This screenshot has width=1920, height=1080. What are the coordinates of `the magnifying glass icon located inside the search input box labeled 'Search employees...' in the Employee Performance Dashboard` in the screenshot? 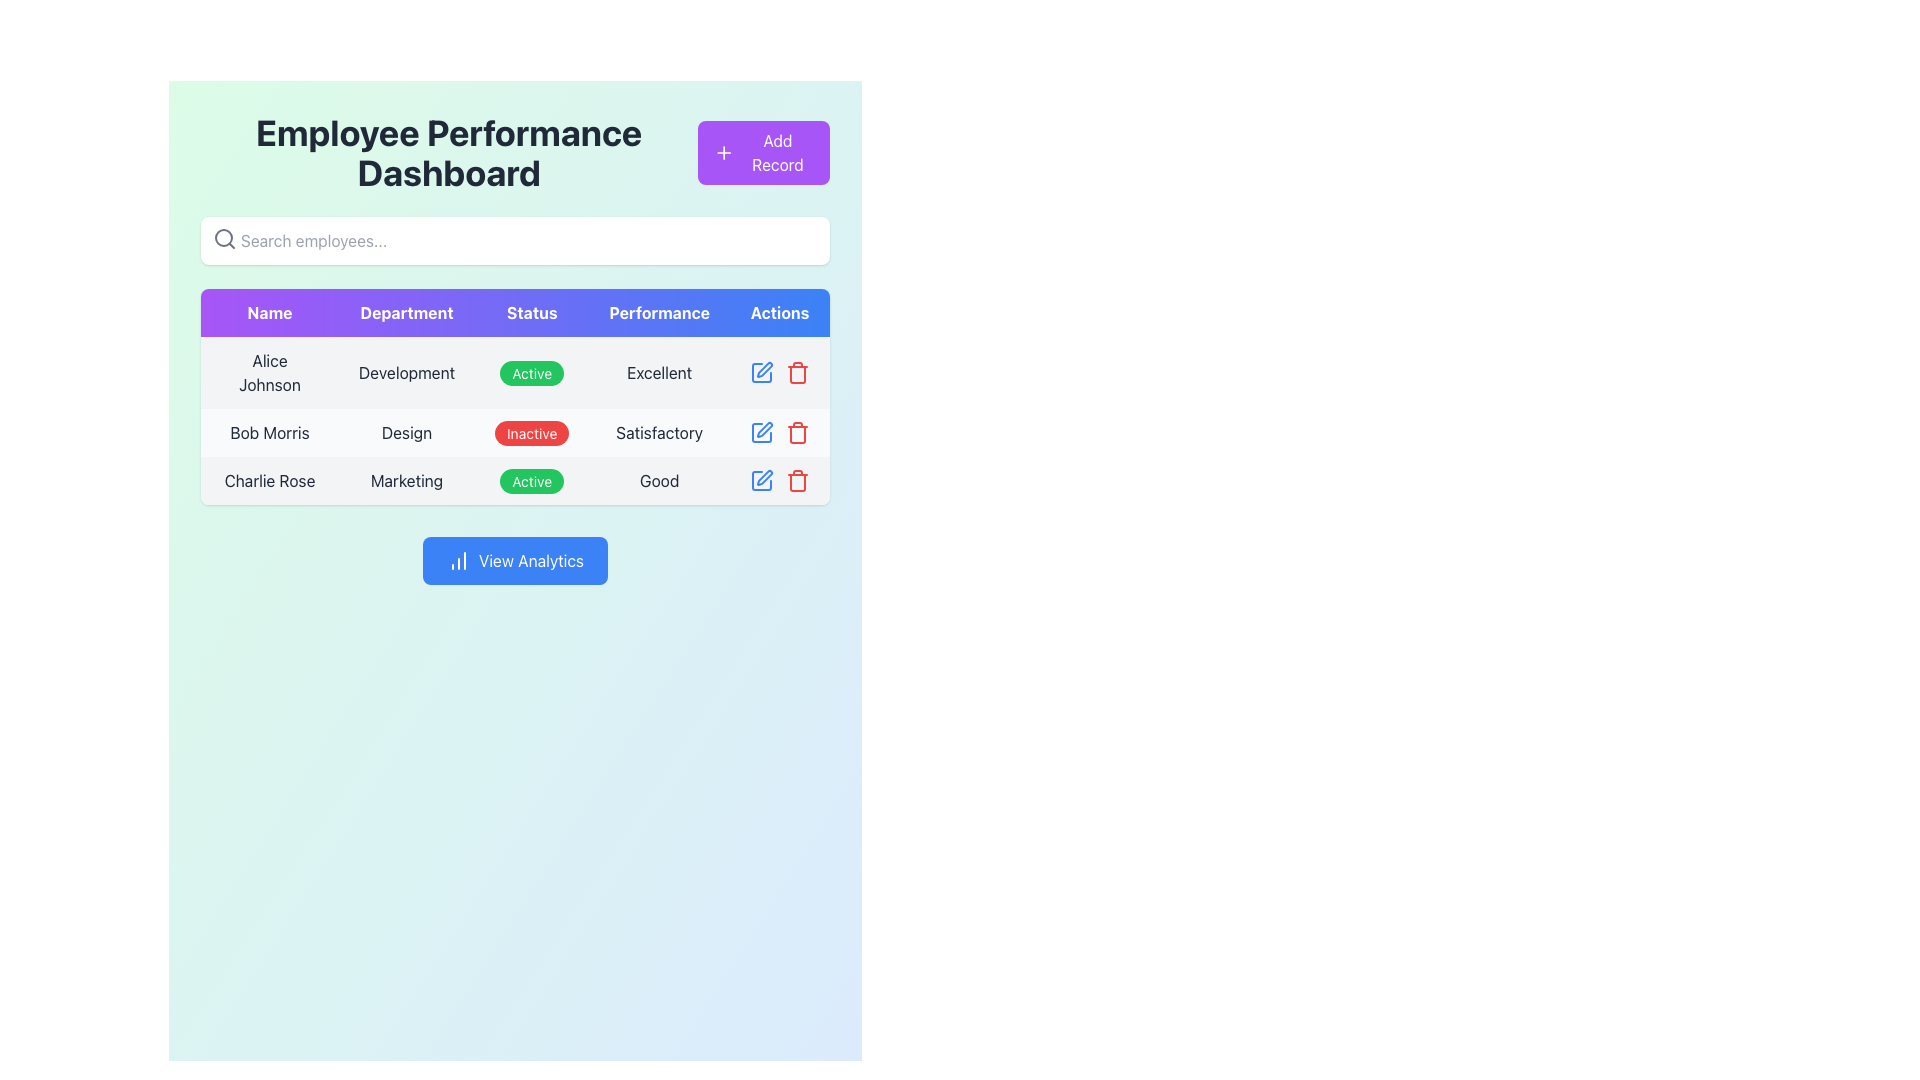 It's located at (225, 238).